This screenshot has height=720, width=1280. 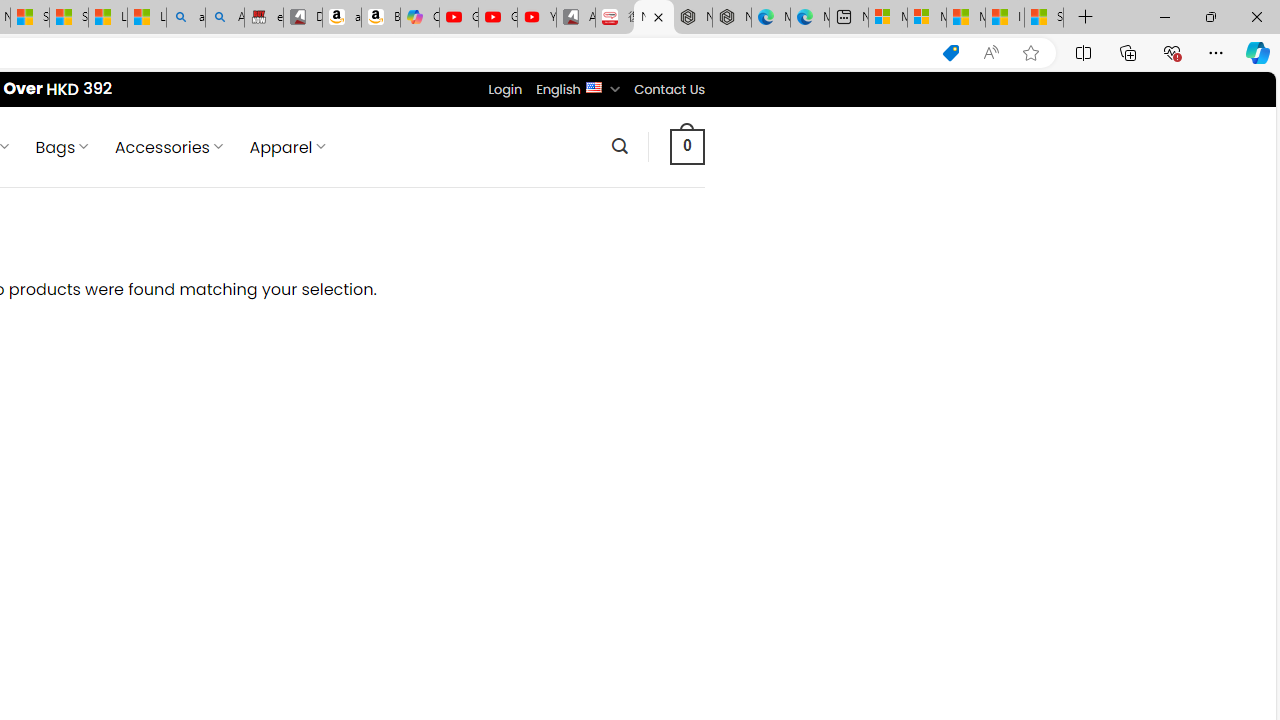 I want to click on 'I Gained 20 Pounds of Muscle in 30 Days! | Watch', so click(x=1004, y=17).